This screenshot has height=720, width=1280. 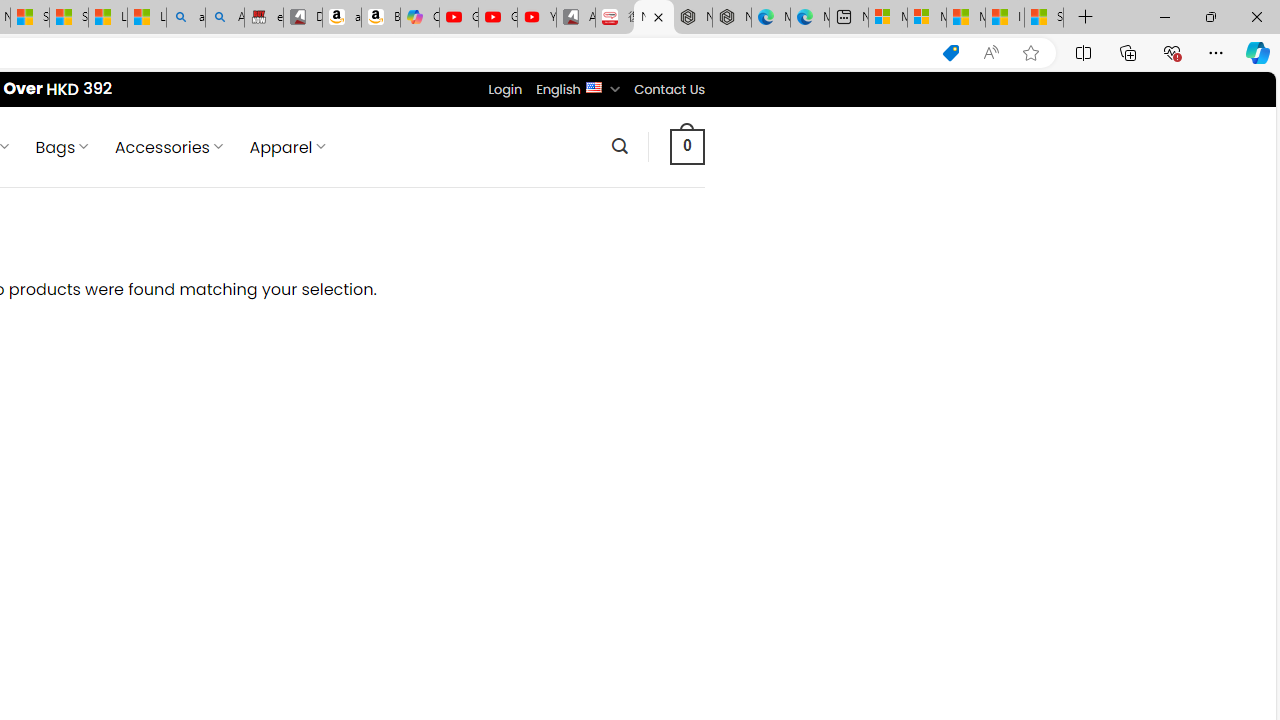 I want to click on 'I Gained 20 Pounds of Muscle in 30 Days! | Watch', so click(x=1004, y=17).